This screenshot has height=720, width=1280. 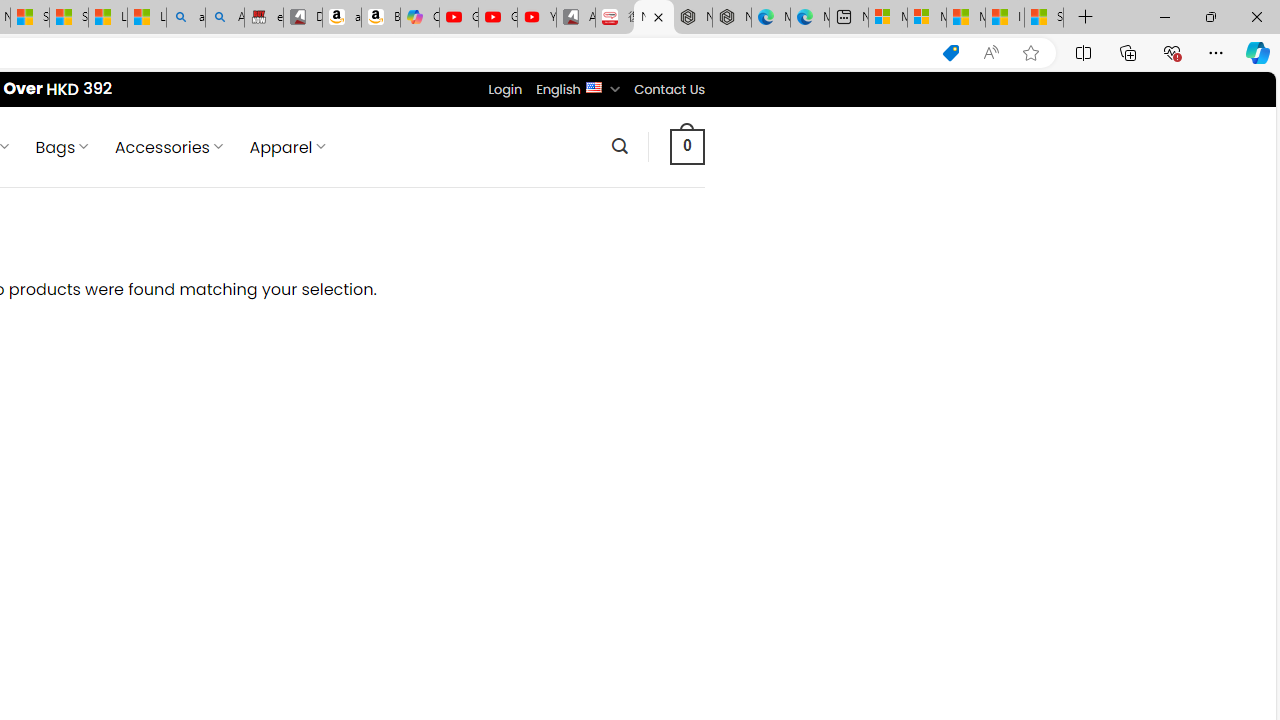 I want to click on 'I Gained 20 Pounds of Muscle in 30 Days! | Watch', so click(x=1004, y=17).